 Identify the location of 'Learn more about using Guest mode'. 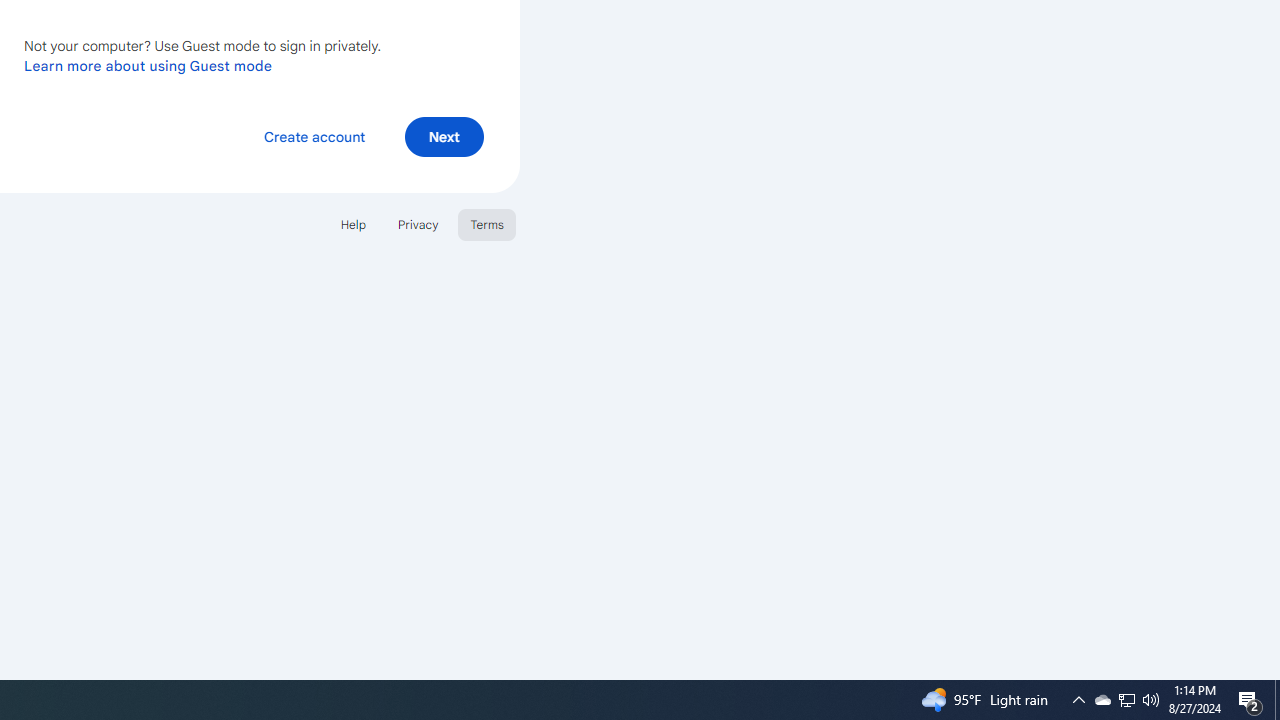
(147, 64).